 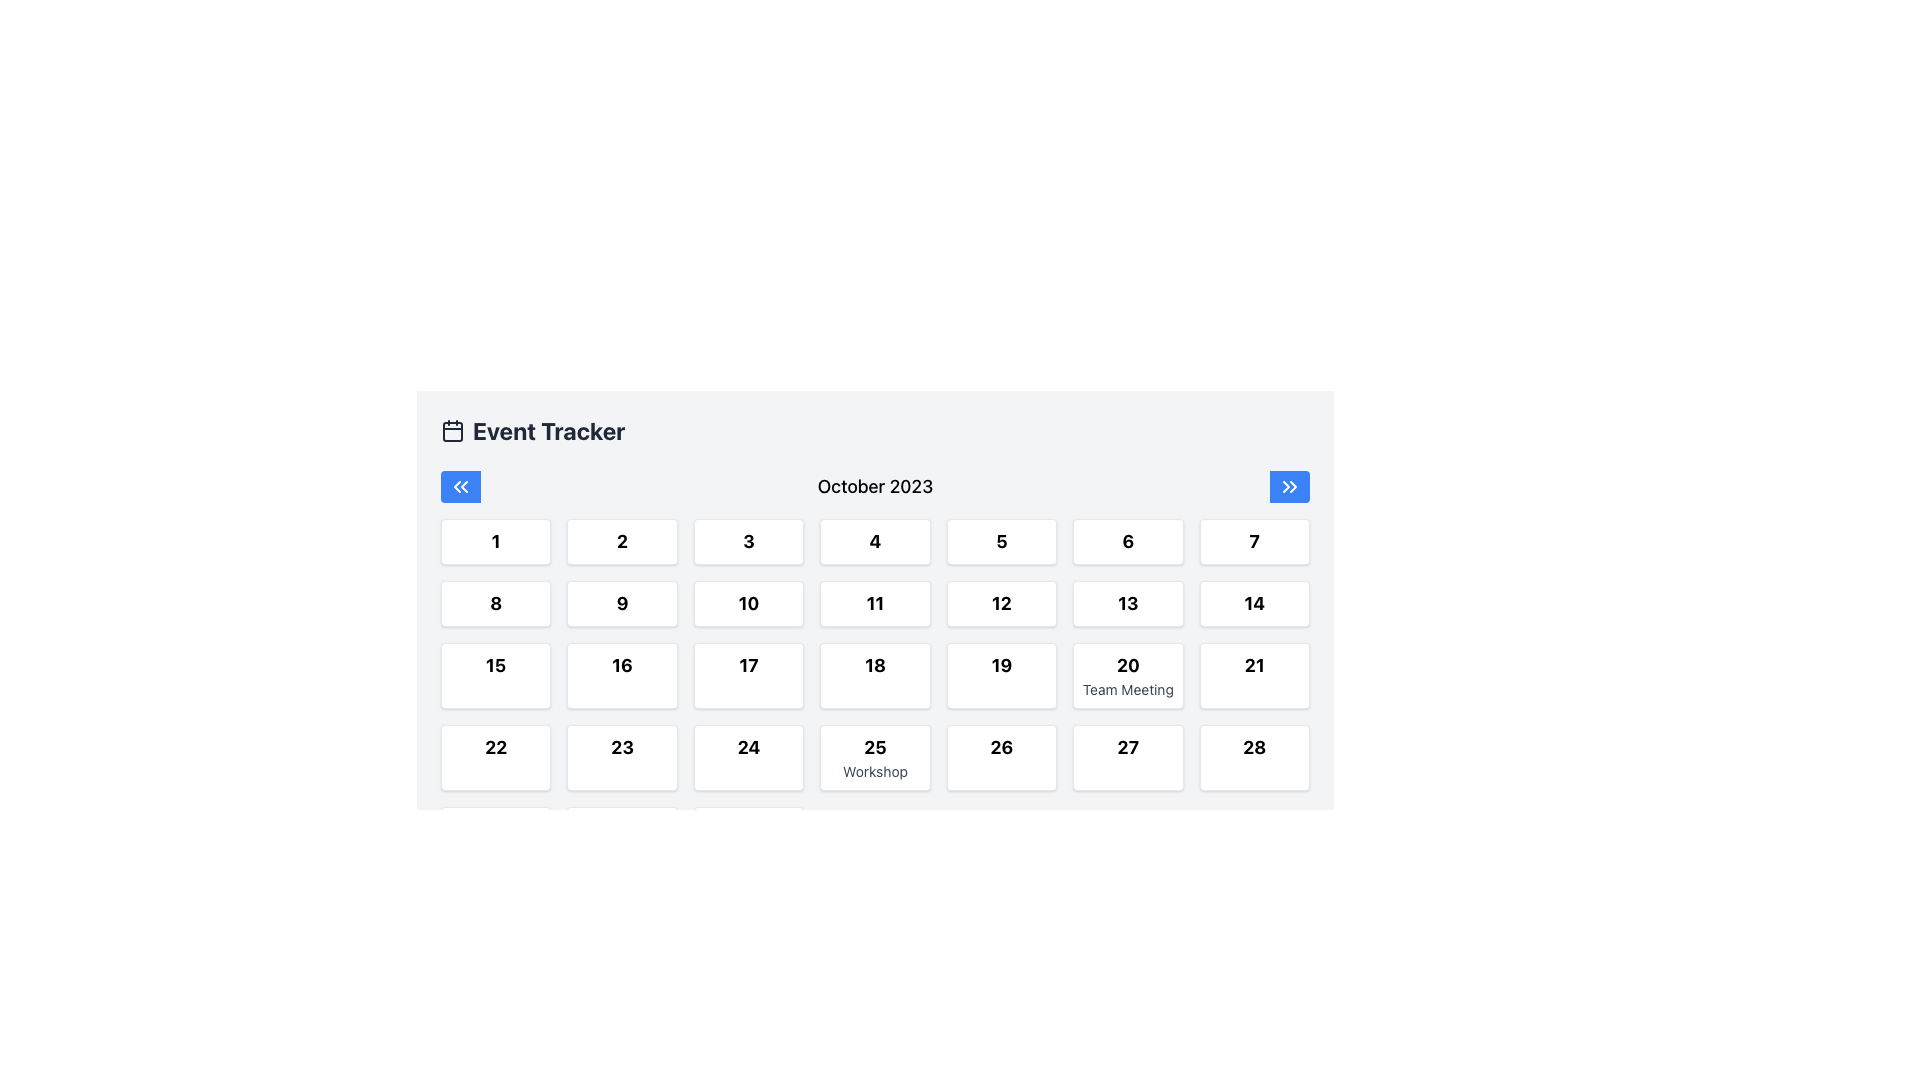 What do you see at coordinates (747, 758) in the screenshot?
I see `the calendar day display box representing the 24th day of October 2023, positioned in the fifth column of the fourth row` at bounding box center [747, 758].